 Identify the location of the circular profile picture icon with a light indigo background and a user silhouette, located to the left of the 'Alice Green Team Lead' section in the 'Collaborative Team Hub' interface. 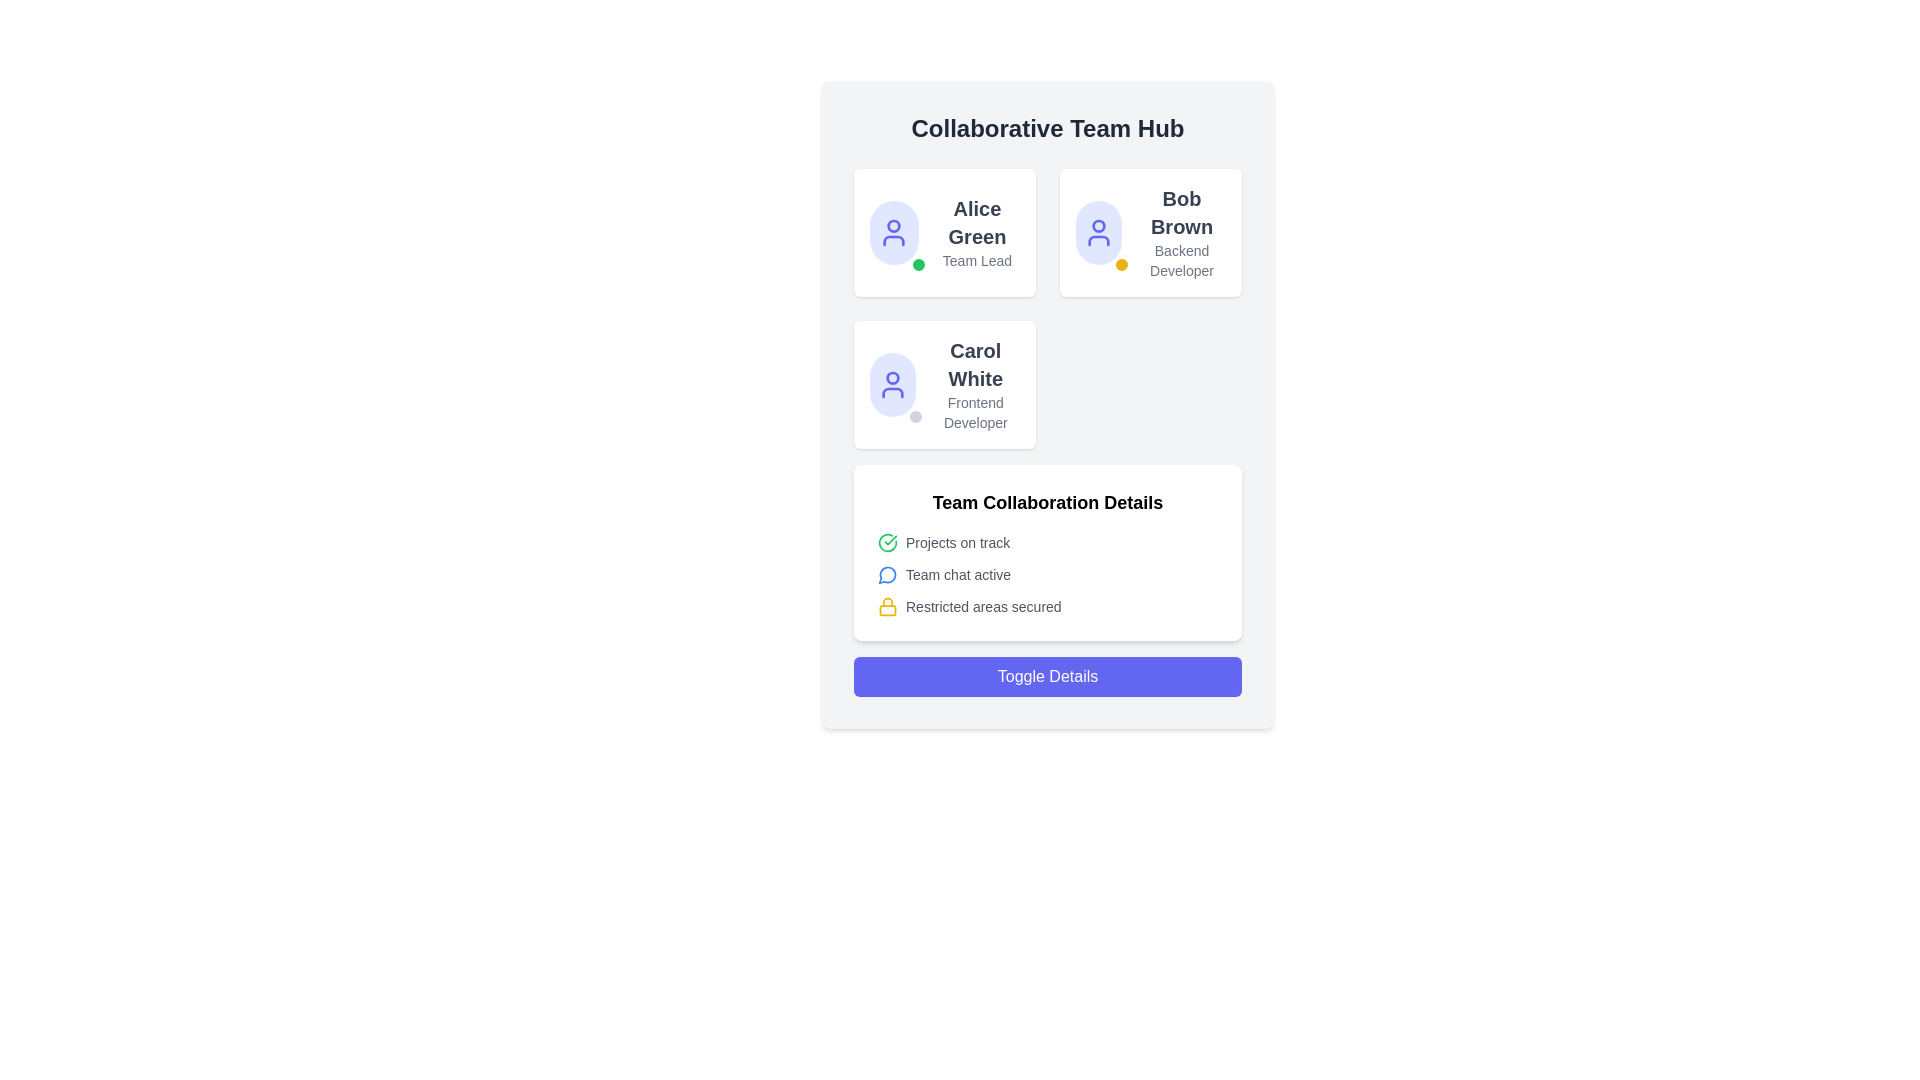
(893, 231).